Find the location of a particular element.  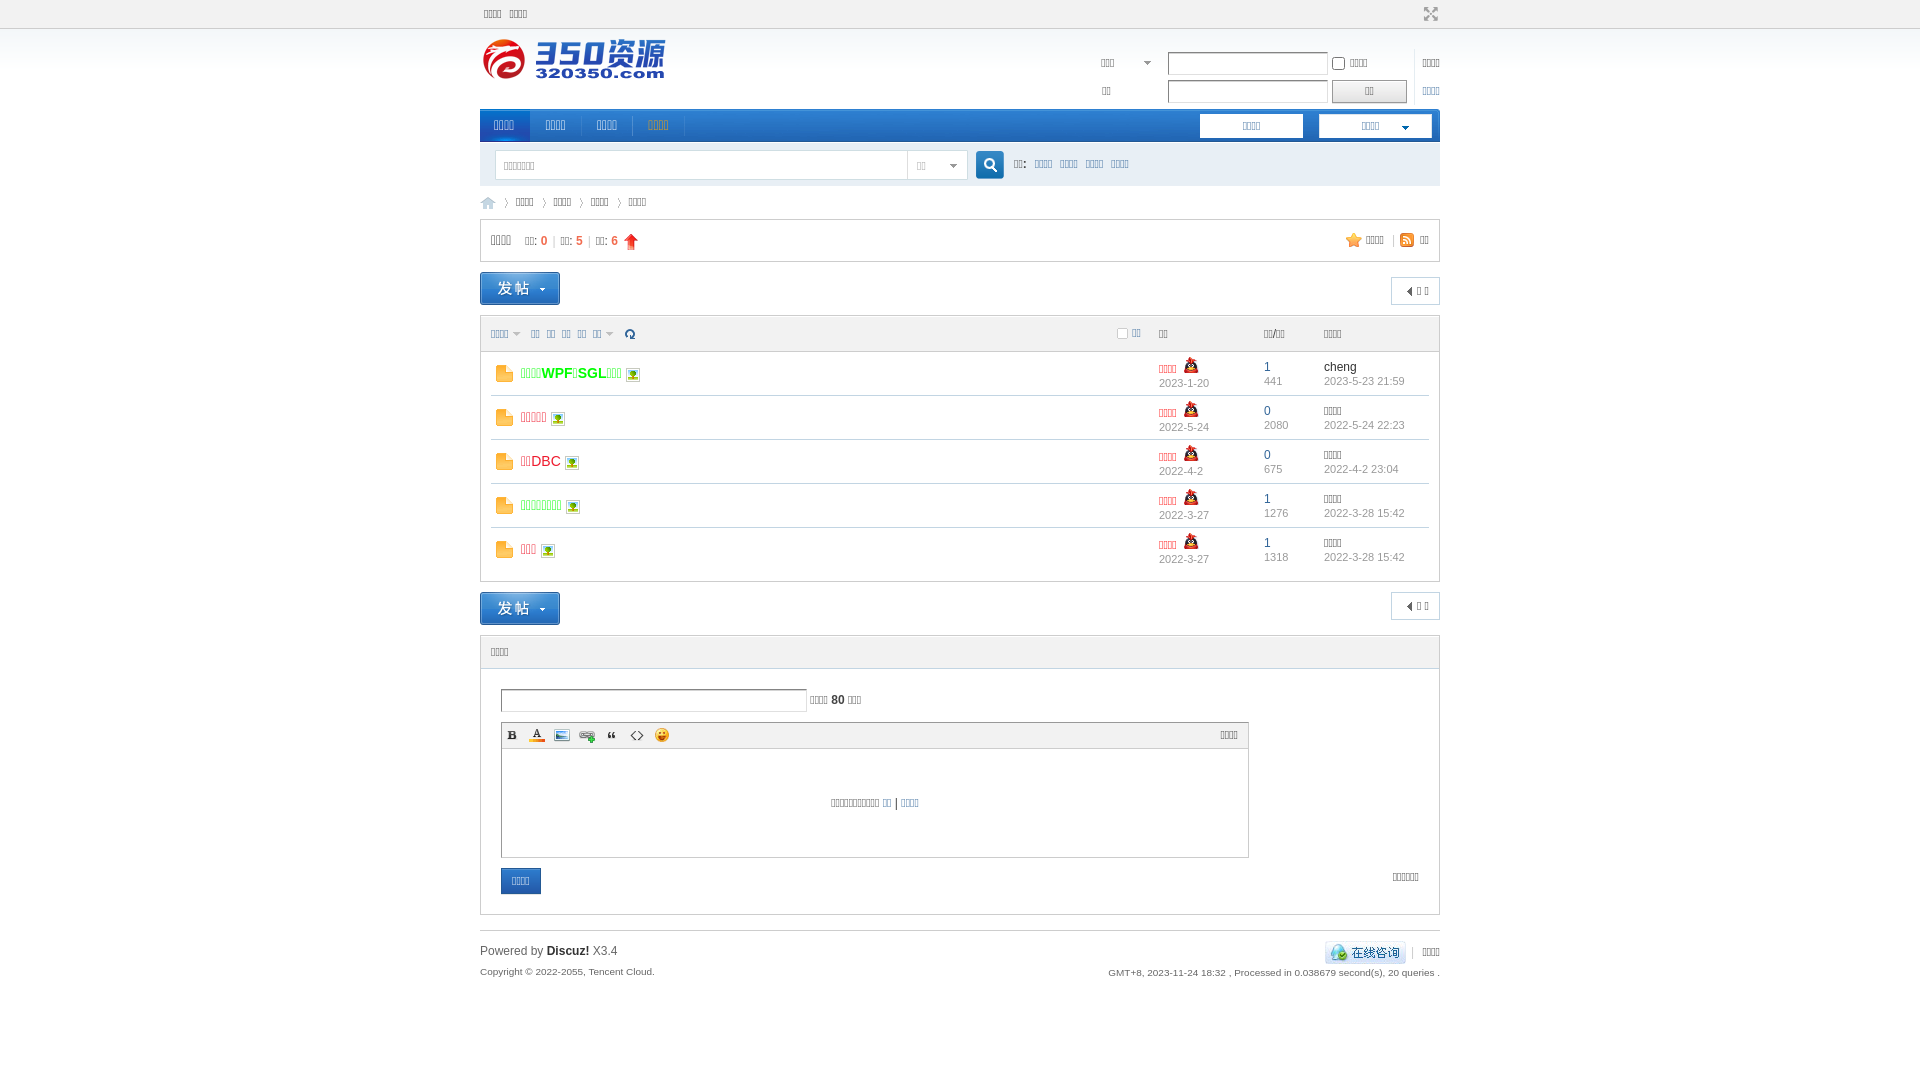

'2022-4-2 23:04' is located at coordinates (1360, 467).